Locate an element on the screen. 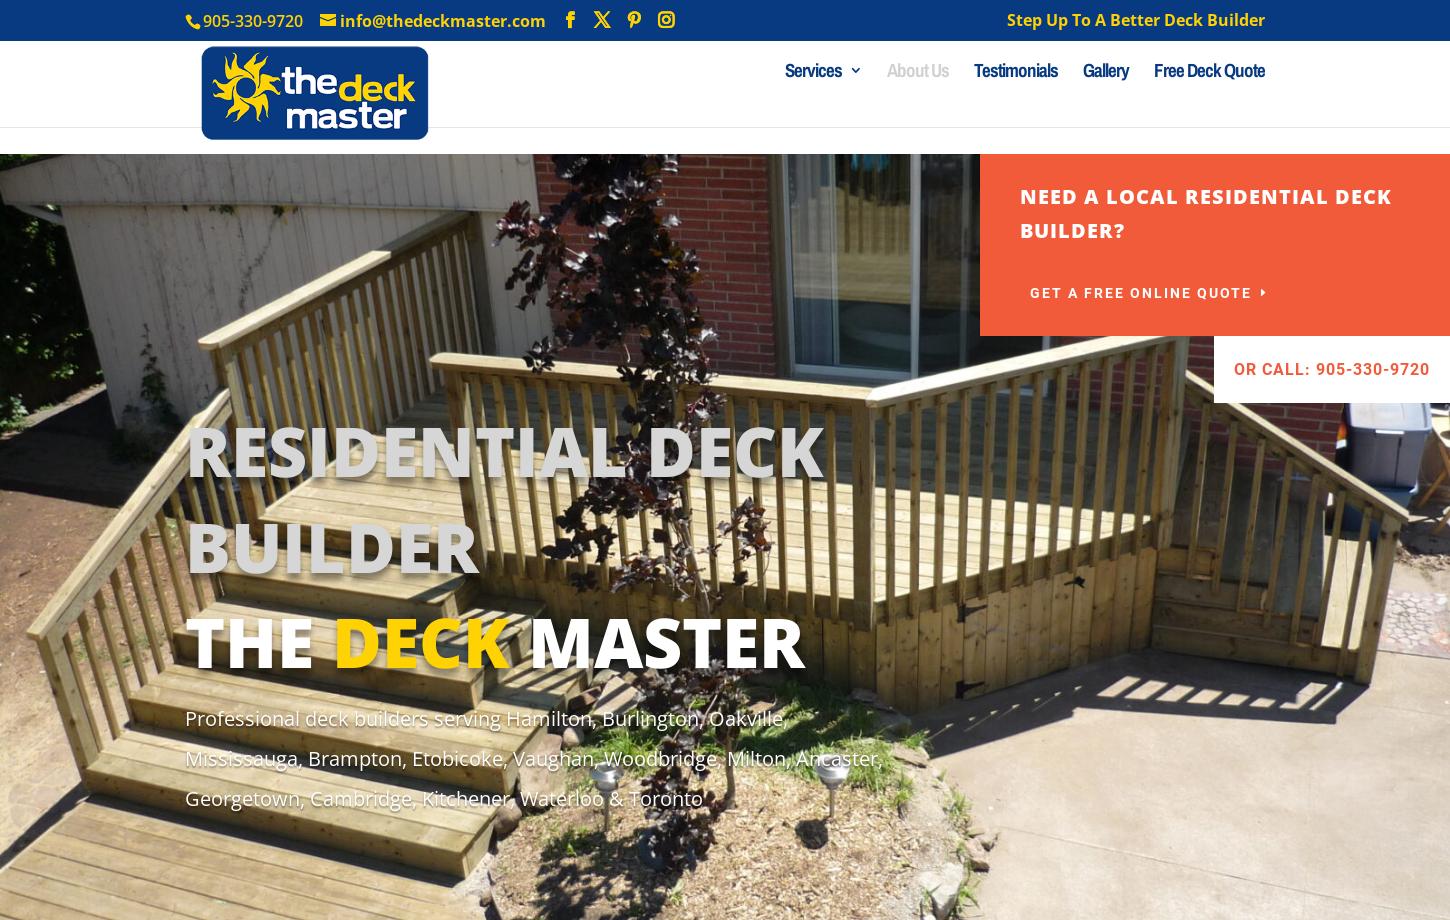 The image size is (1450, 920). 'About Us' is located at coordinates (916, 97).